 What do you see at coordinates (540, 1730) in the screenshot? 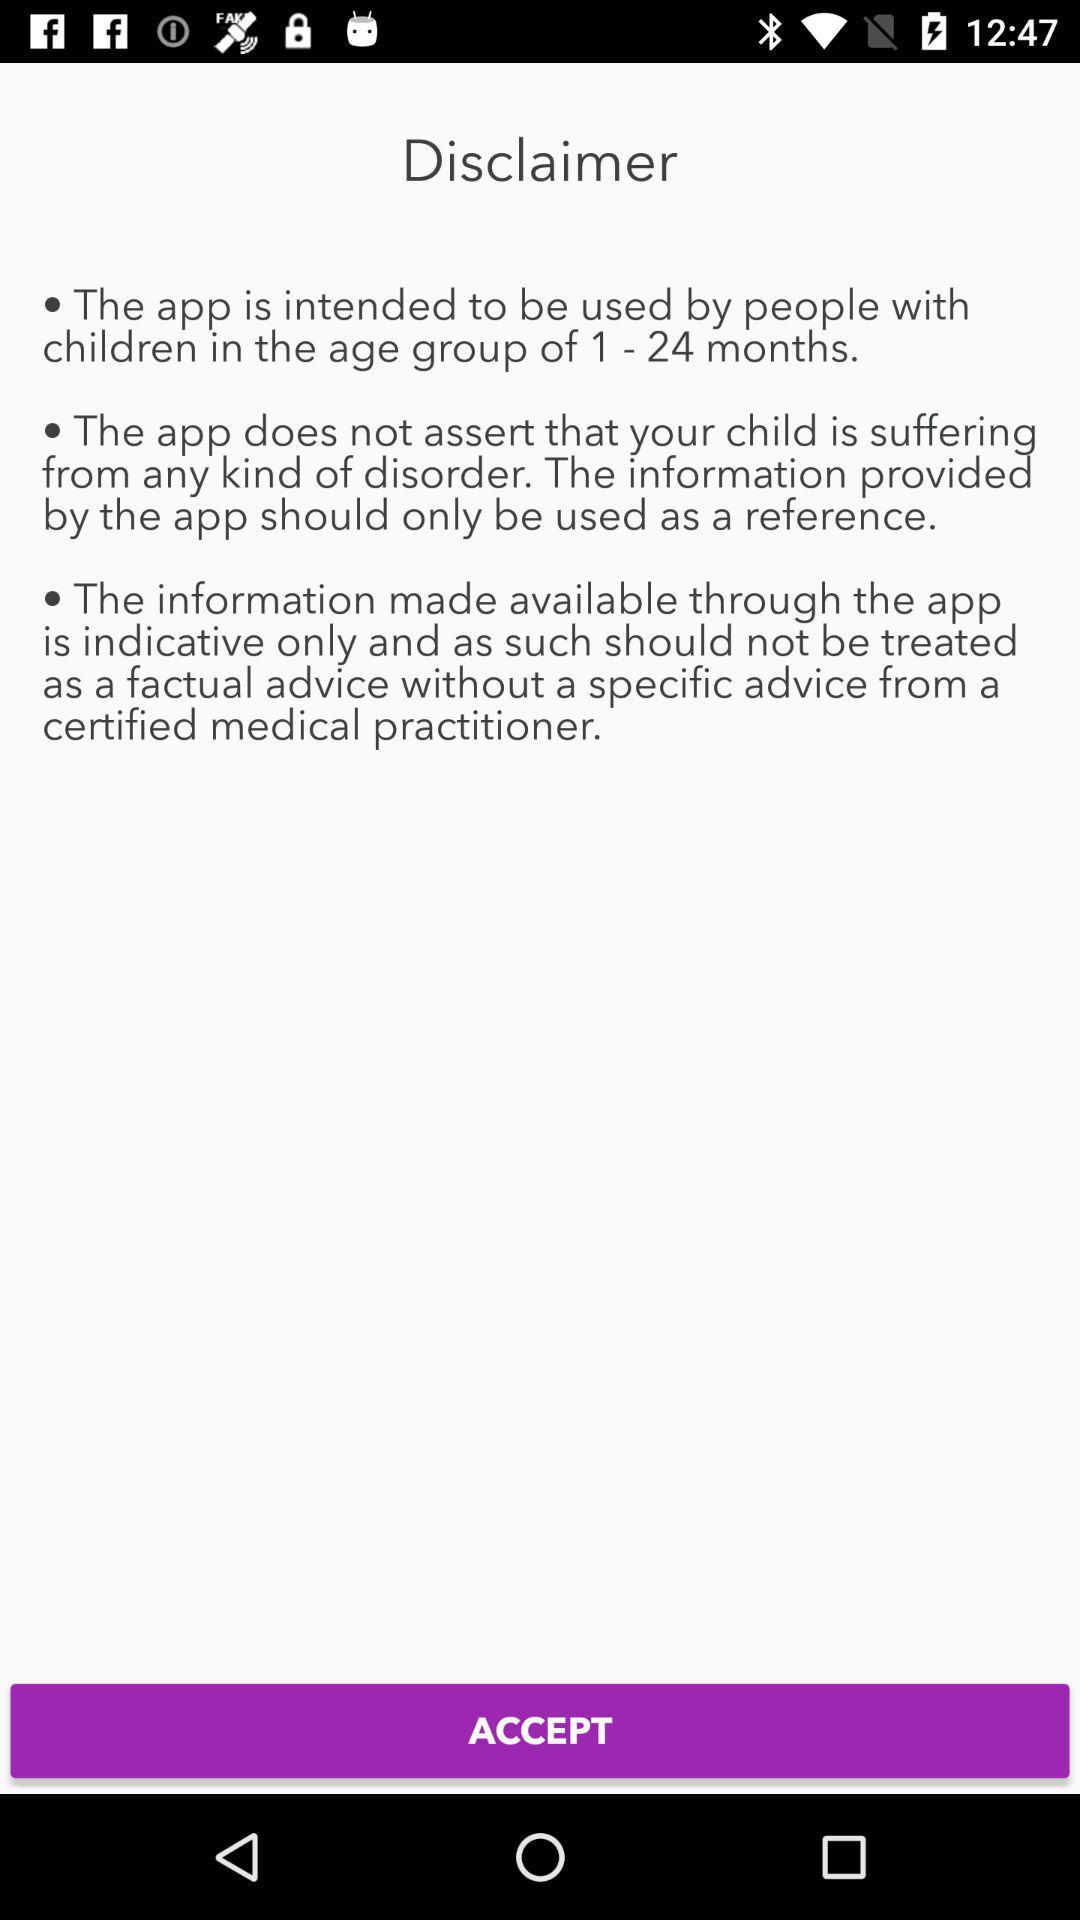
I see `the accept icon` at bounding box center [540, 1730].